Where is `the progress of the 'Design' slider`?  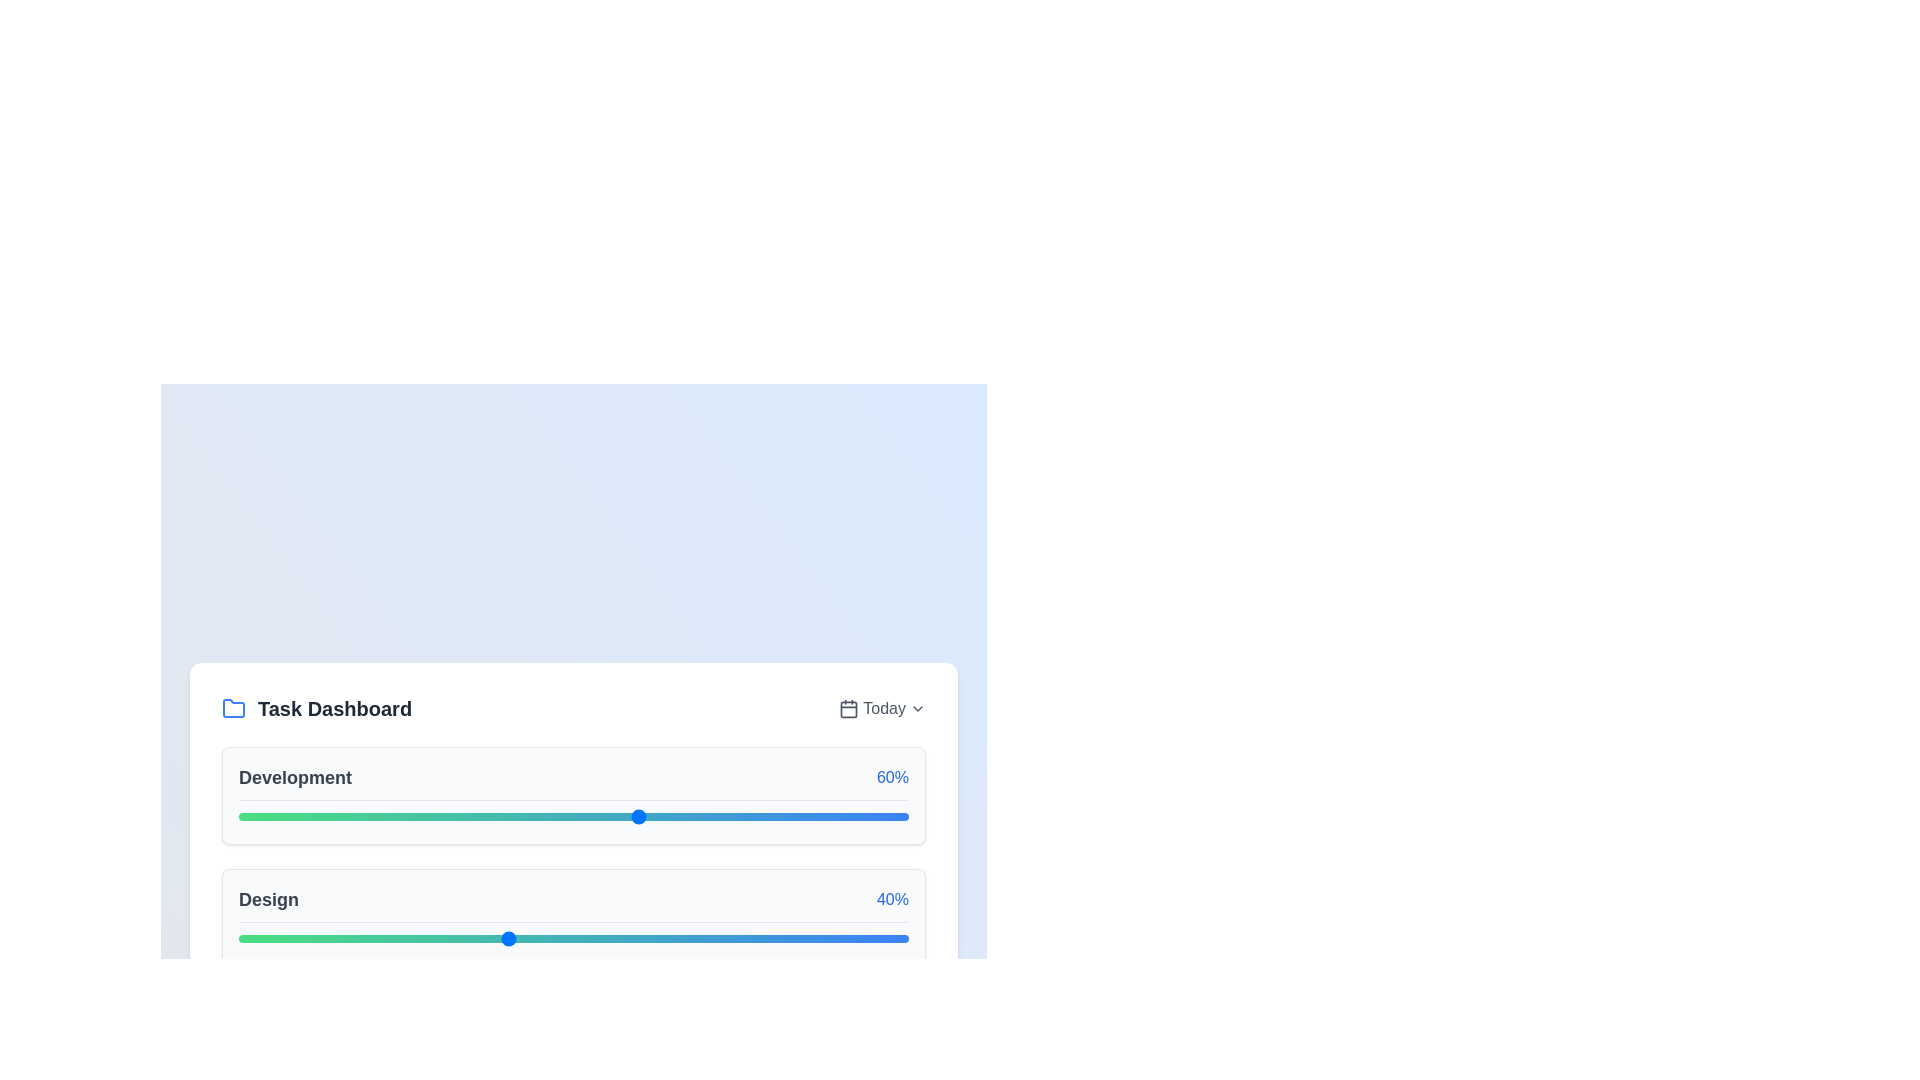
the progress of the 'Design' slider is located at coordinates (633, 938).